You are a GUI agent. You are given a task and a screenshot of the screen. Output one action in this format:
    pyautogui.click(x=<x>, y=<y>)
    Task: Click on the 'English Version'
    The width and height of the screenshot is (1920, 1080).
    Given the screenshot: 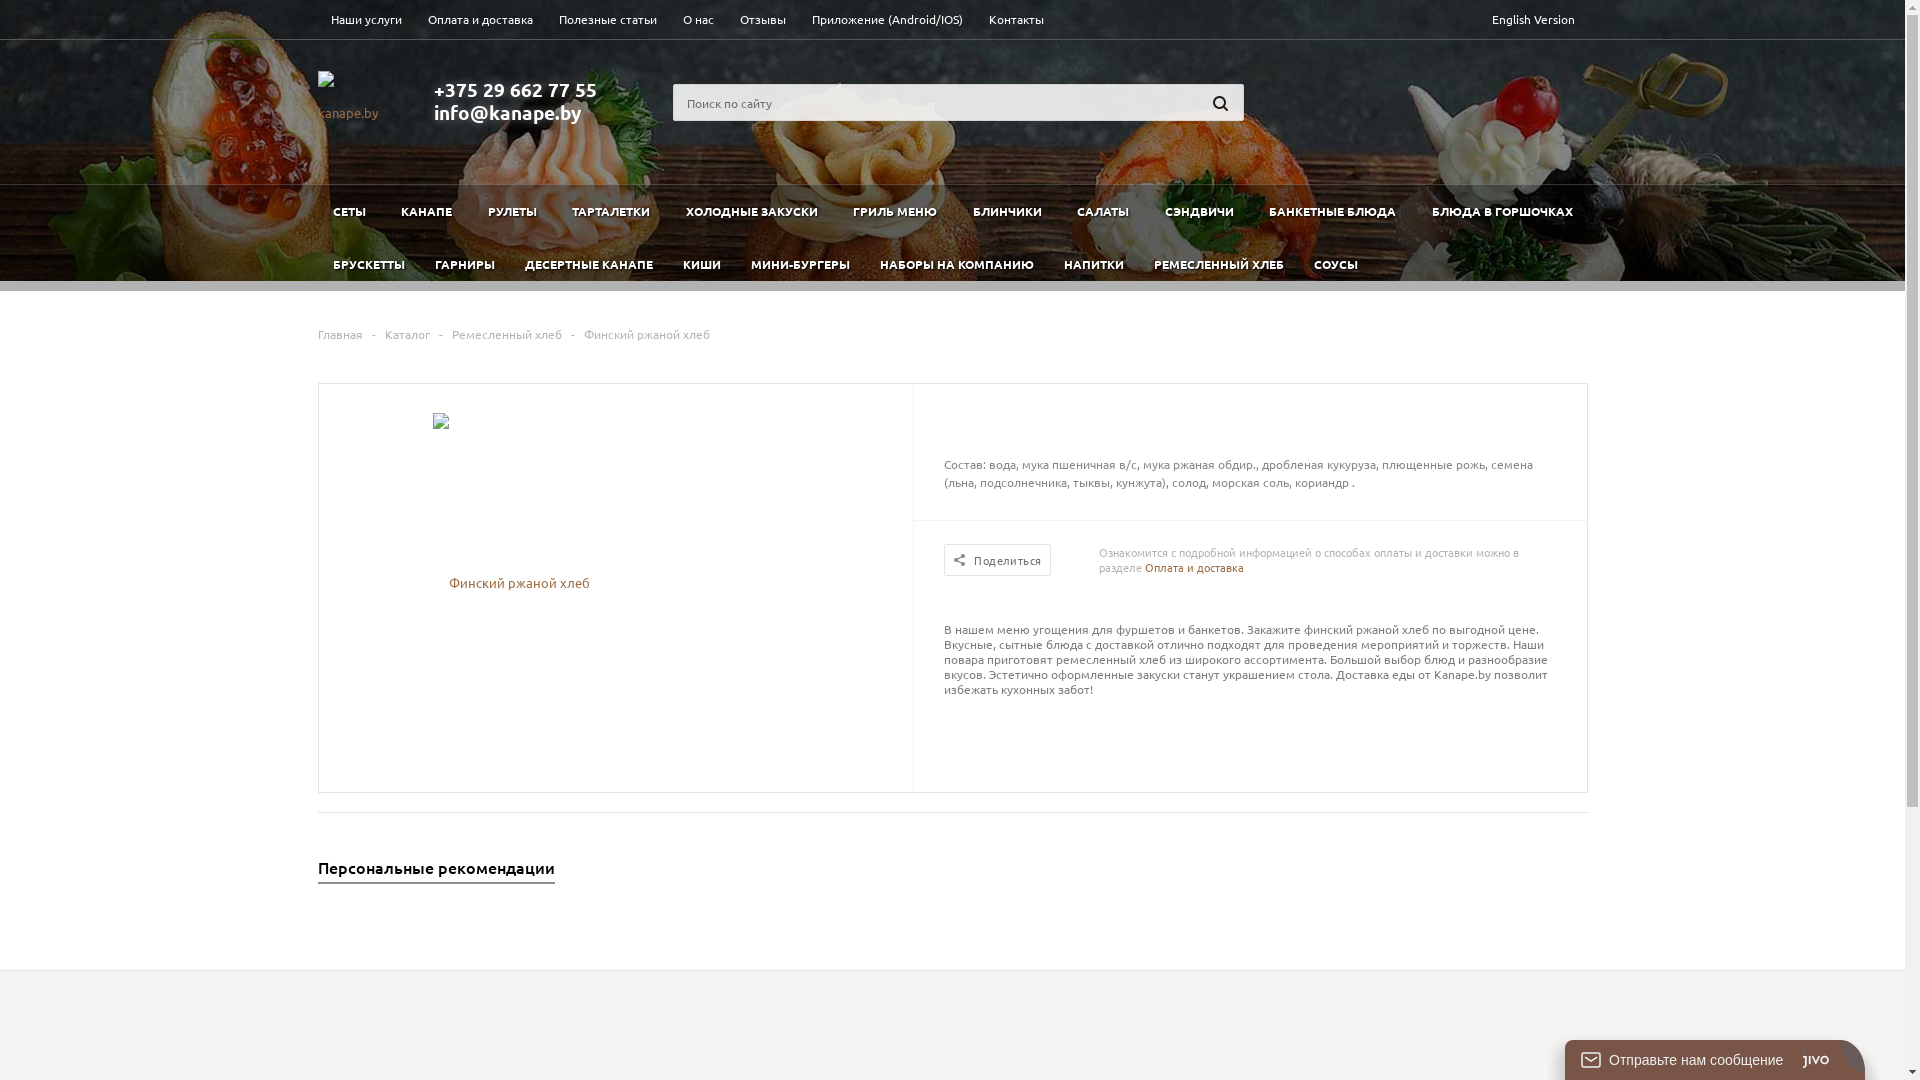 What is the action you would take?
    pyautogui.click(x=1531, y=20)
    